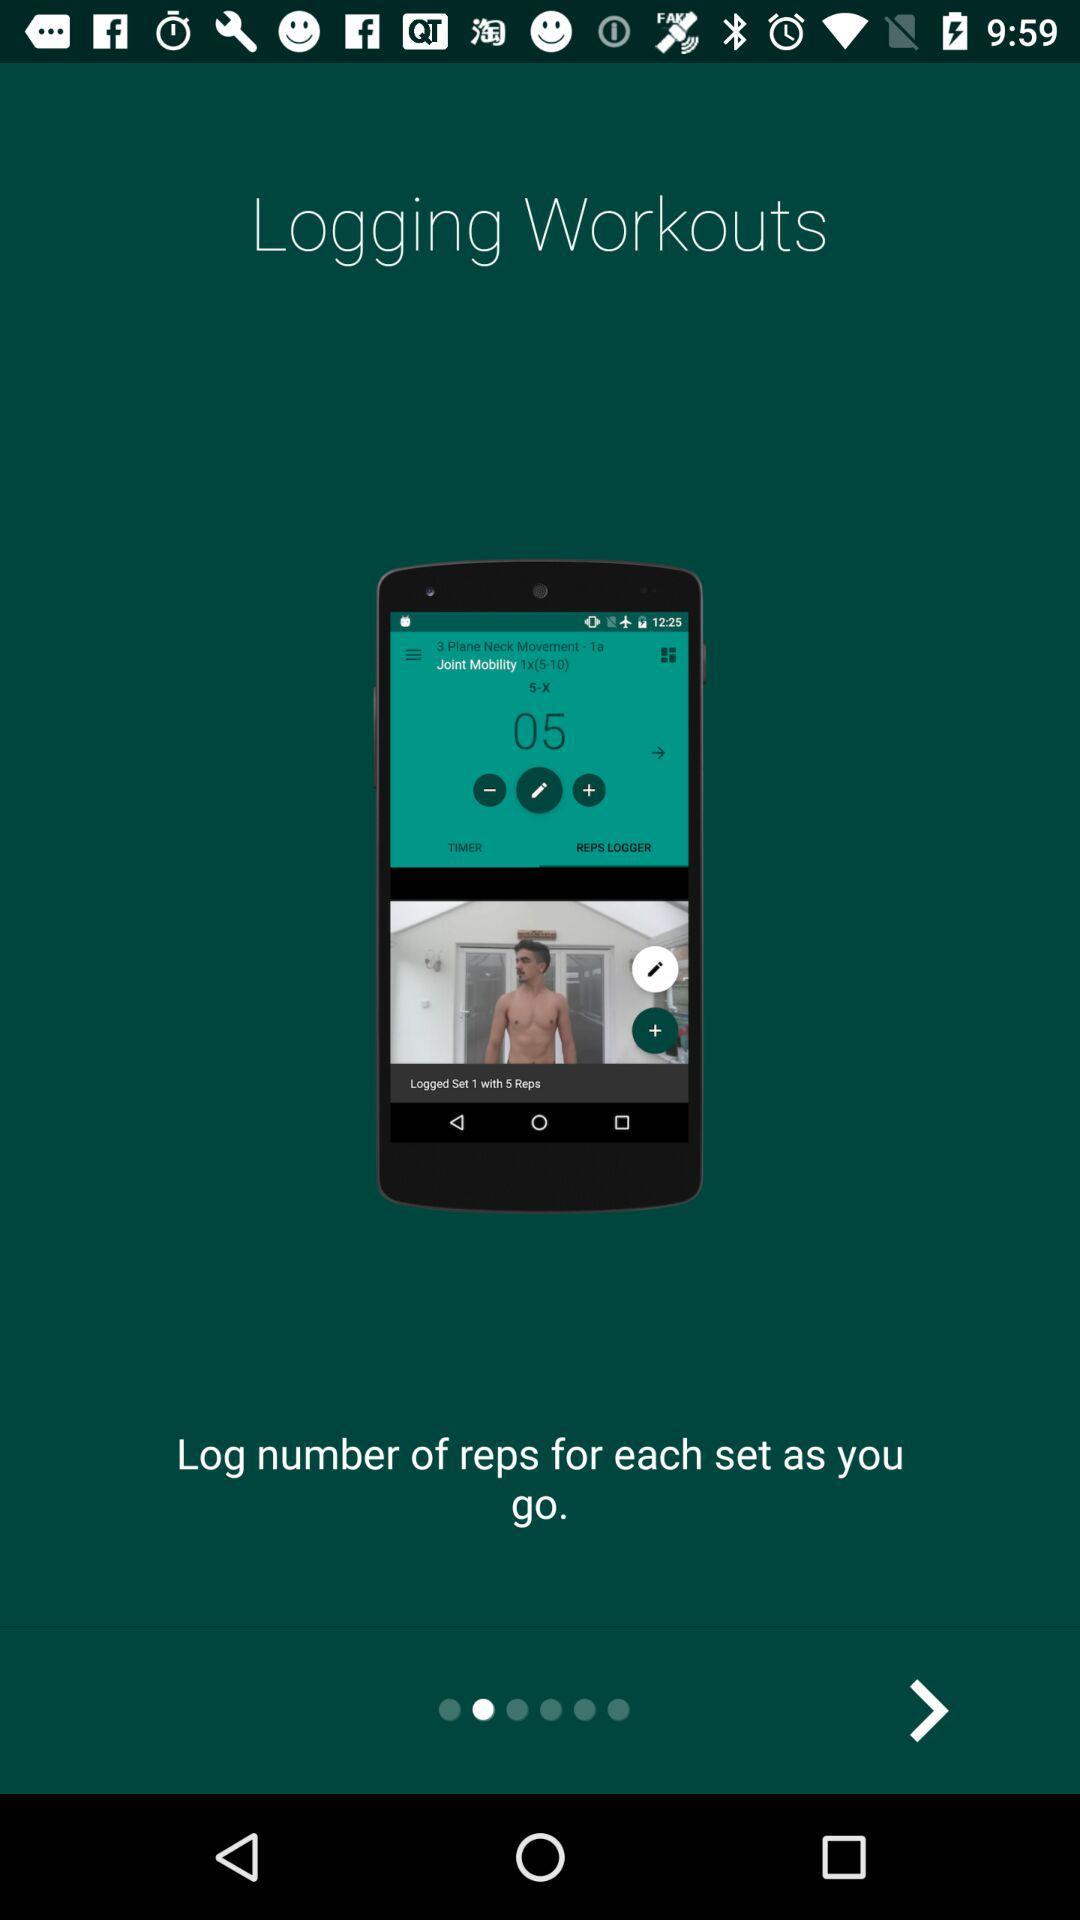  Describe the element at coordinates (927, 1709) in the screenshot. I see `next` at that location.